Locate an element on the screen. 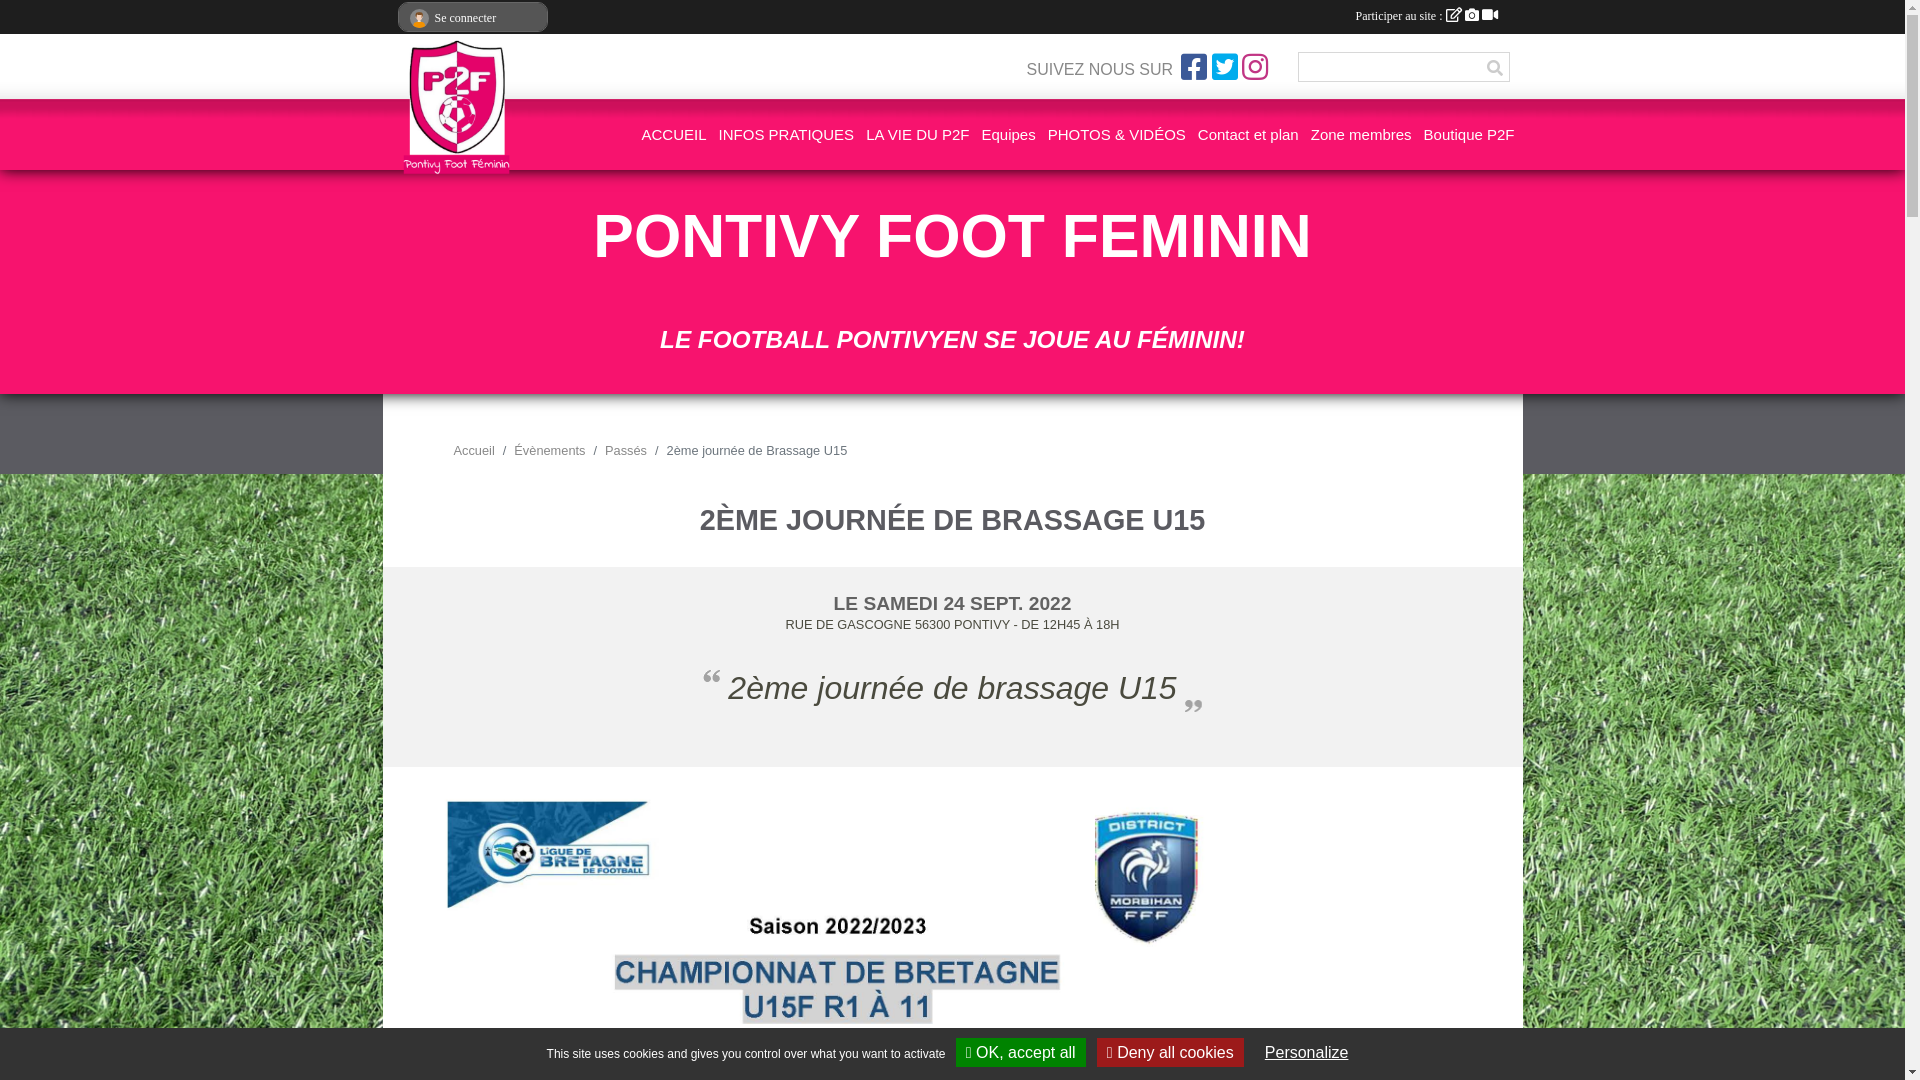 This screenshot has height=1080, width=1920. 'Compte Instagram de l'association' is located at coordinates (1253, 65).